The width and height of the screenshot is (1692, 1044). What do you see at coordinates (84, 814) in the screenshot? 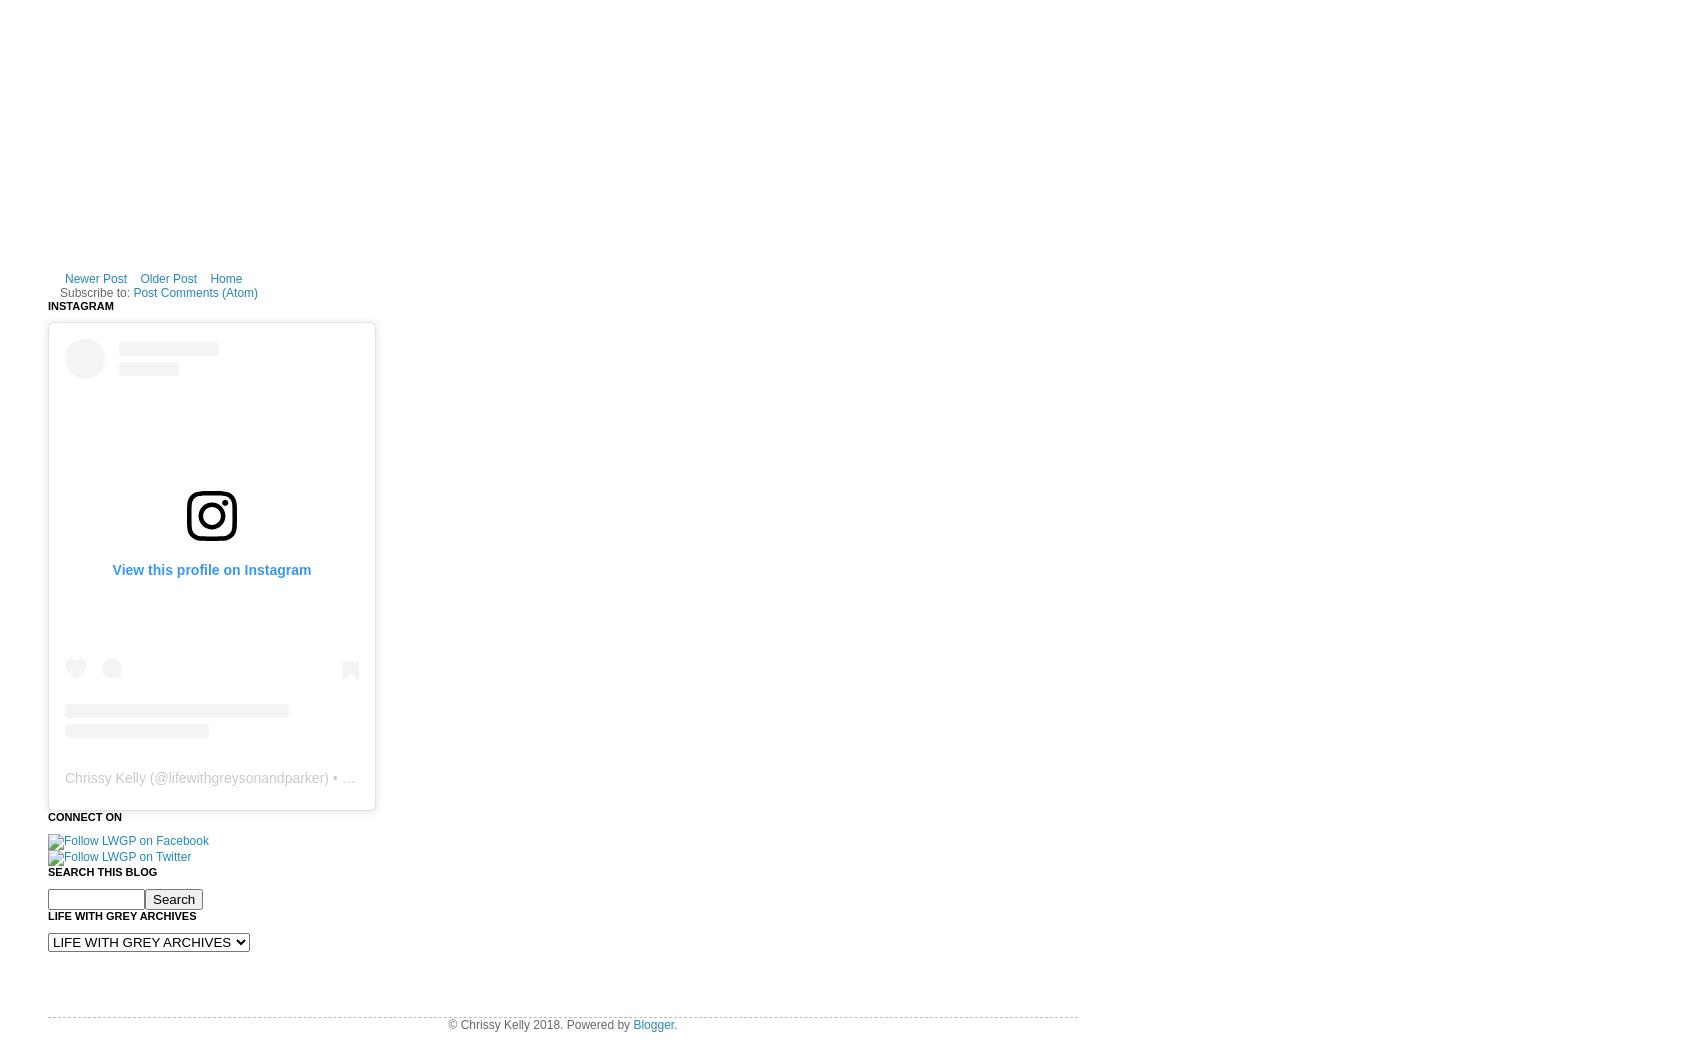
I see `'connect on'` at bounding box center [84, 814].